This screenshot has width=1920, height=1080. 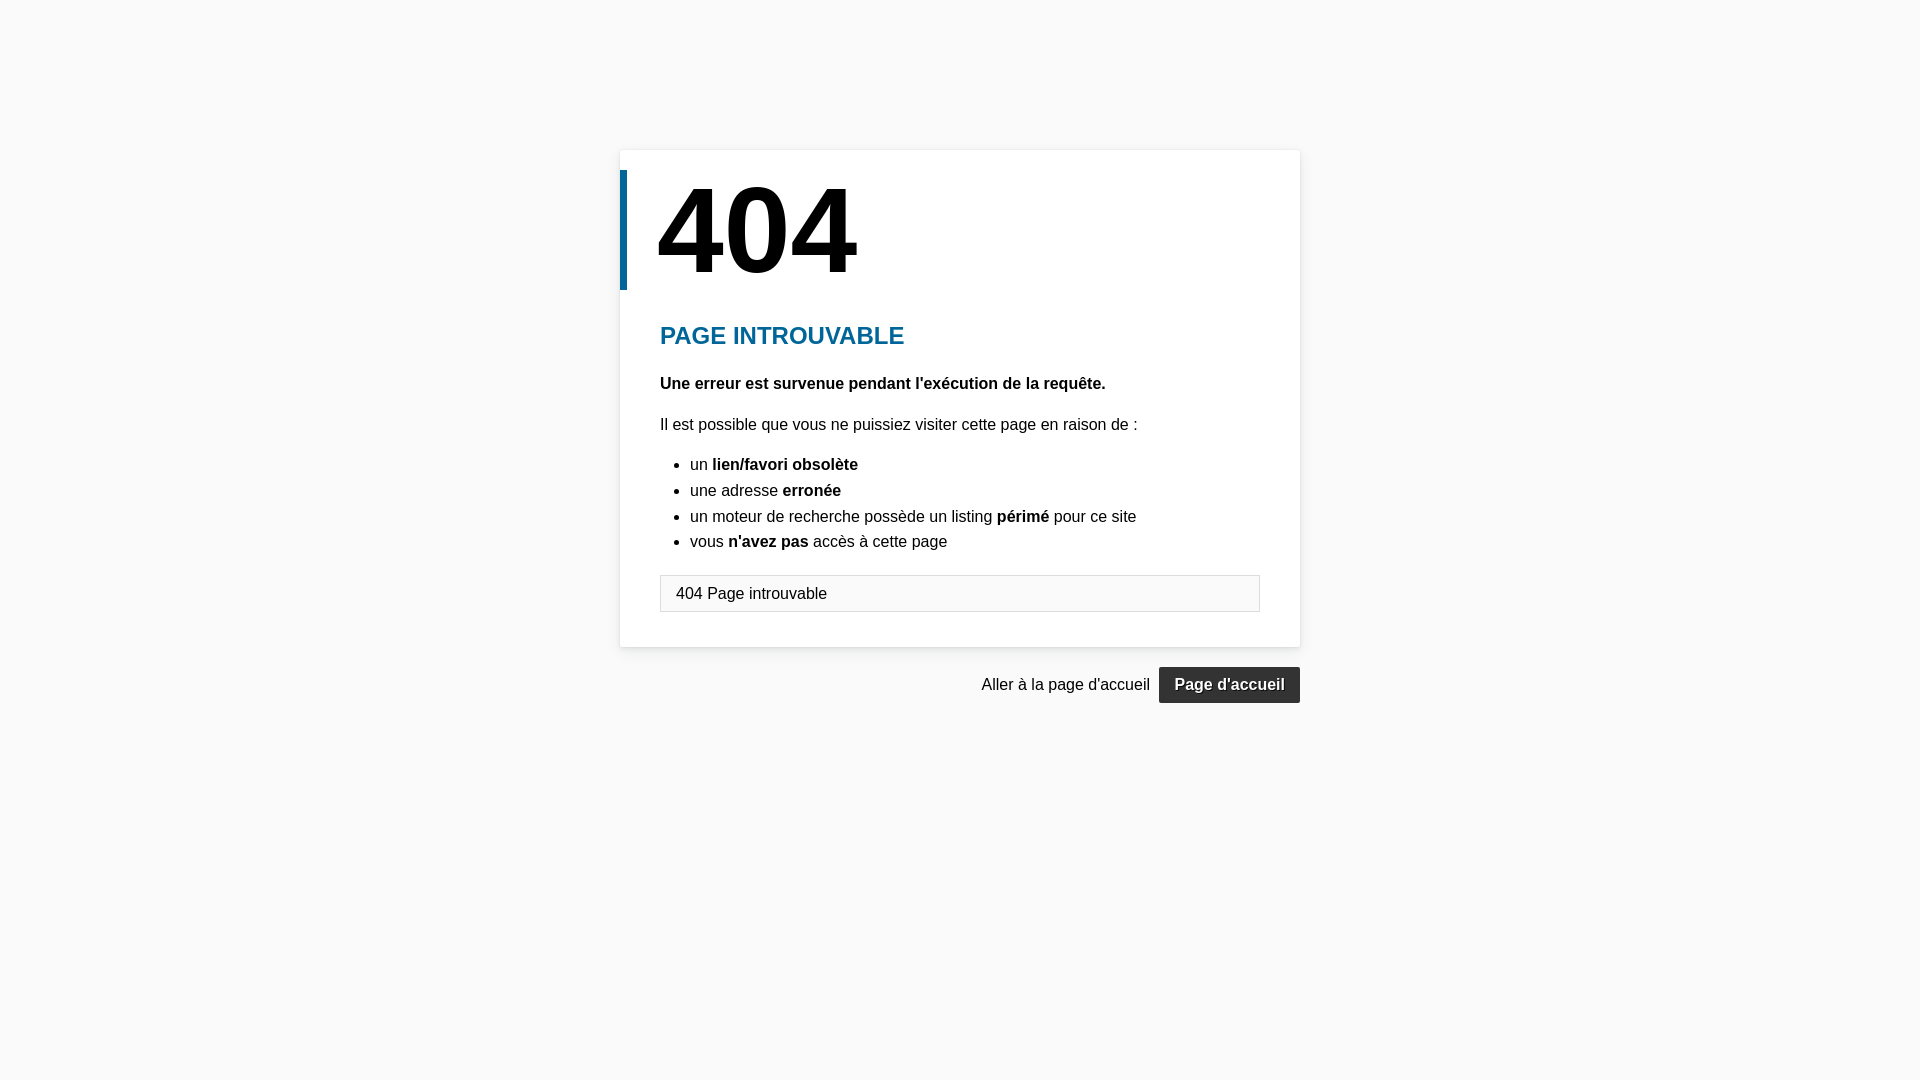 I want to click on 'Page d'accueil', so click(x=1228, y=684).